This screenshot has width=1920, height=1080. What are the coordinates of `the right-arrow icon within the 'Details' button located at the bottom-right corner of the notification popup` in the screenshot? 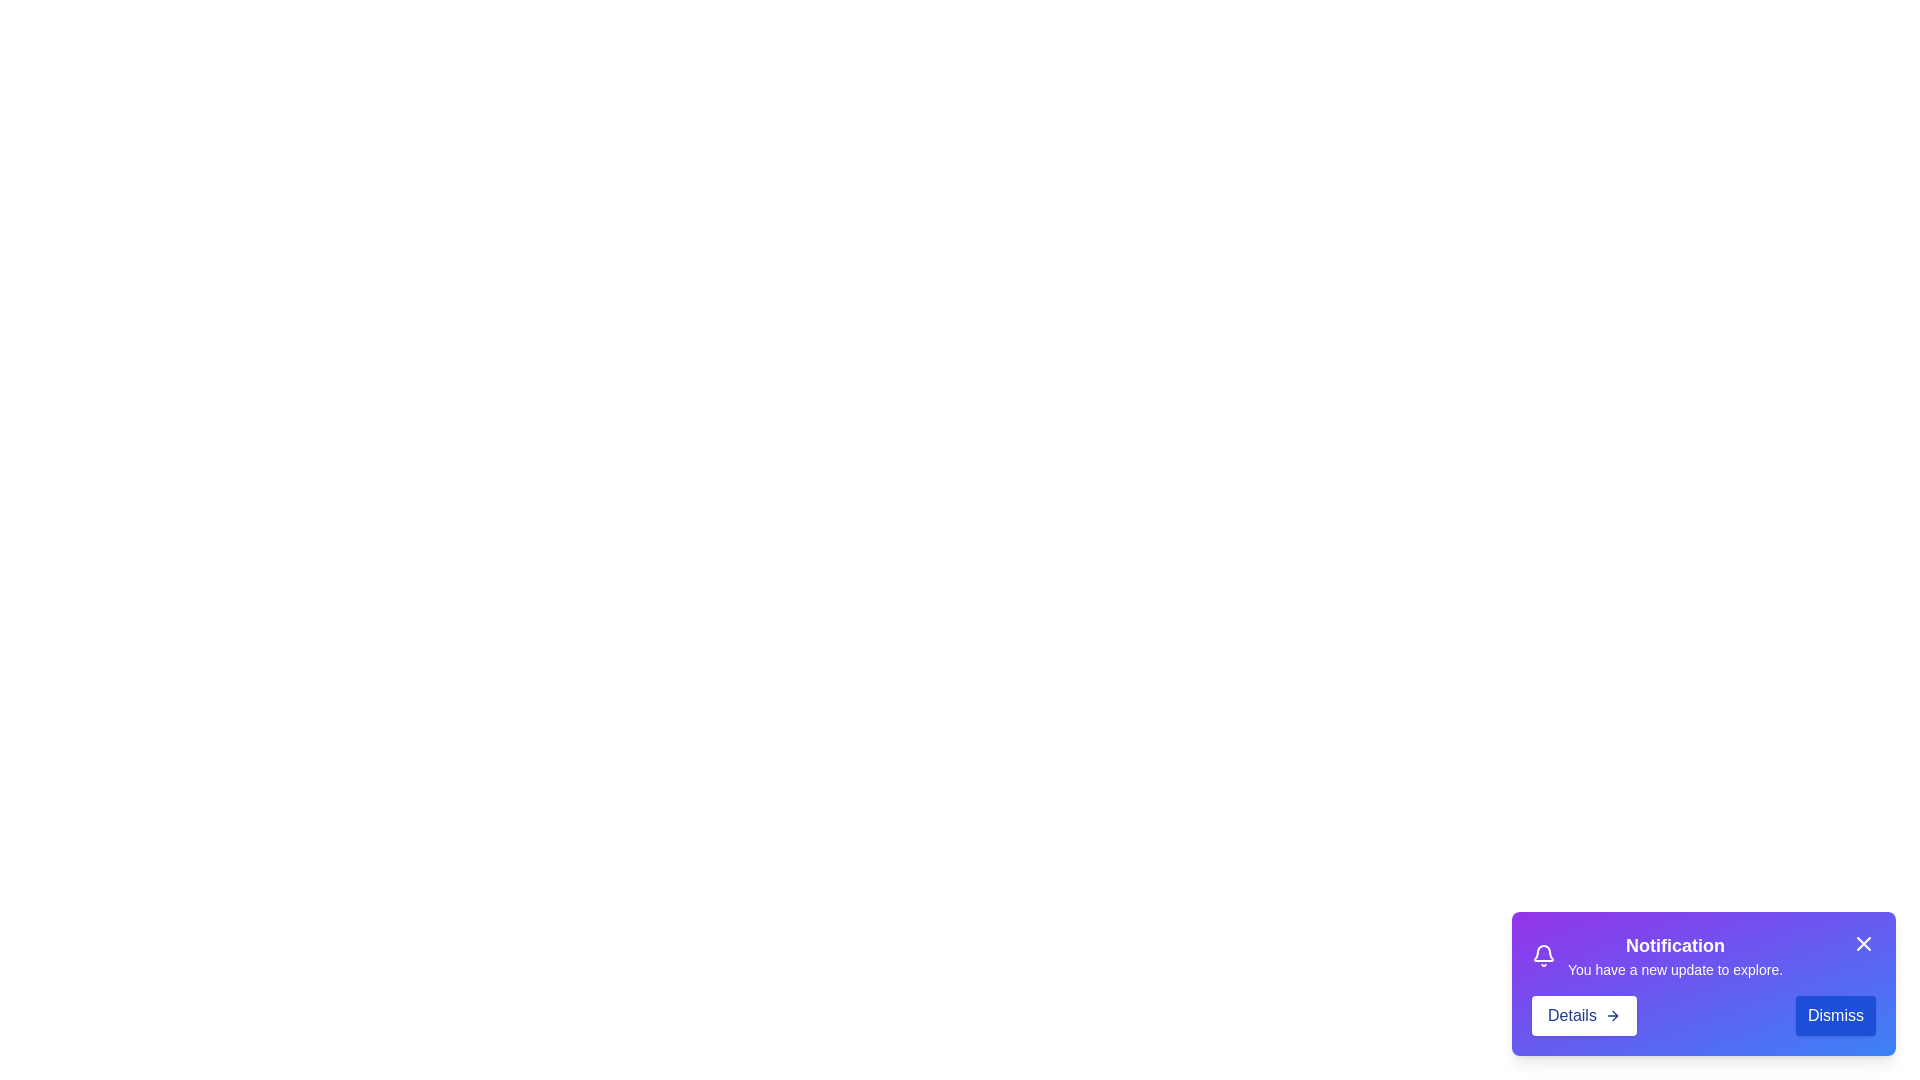 It's located at (1615, 1015).